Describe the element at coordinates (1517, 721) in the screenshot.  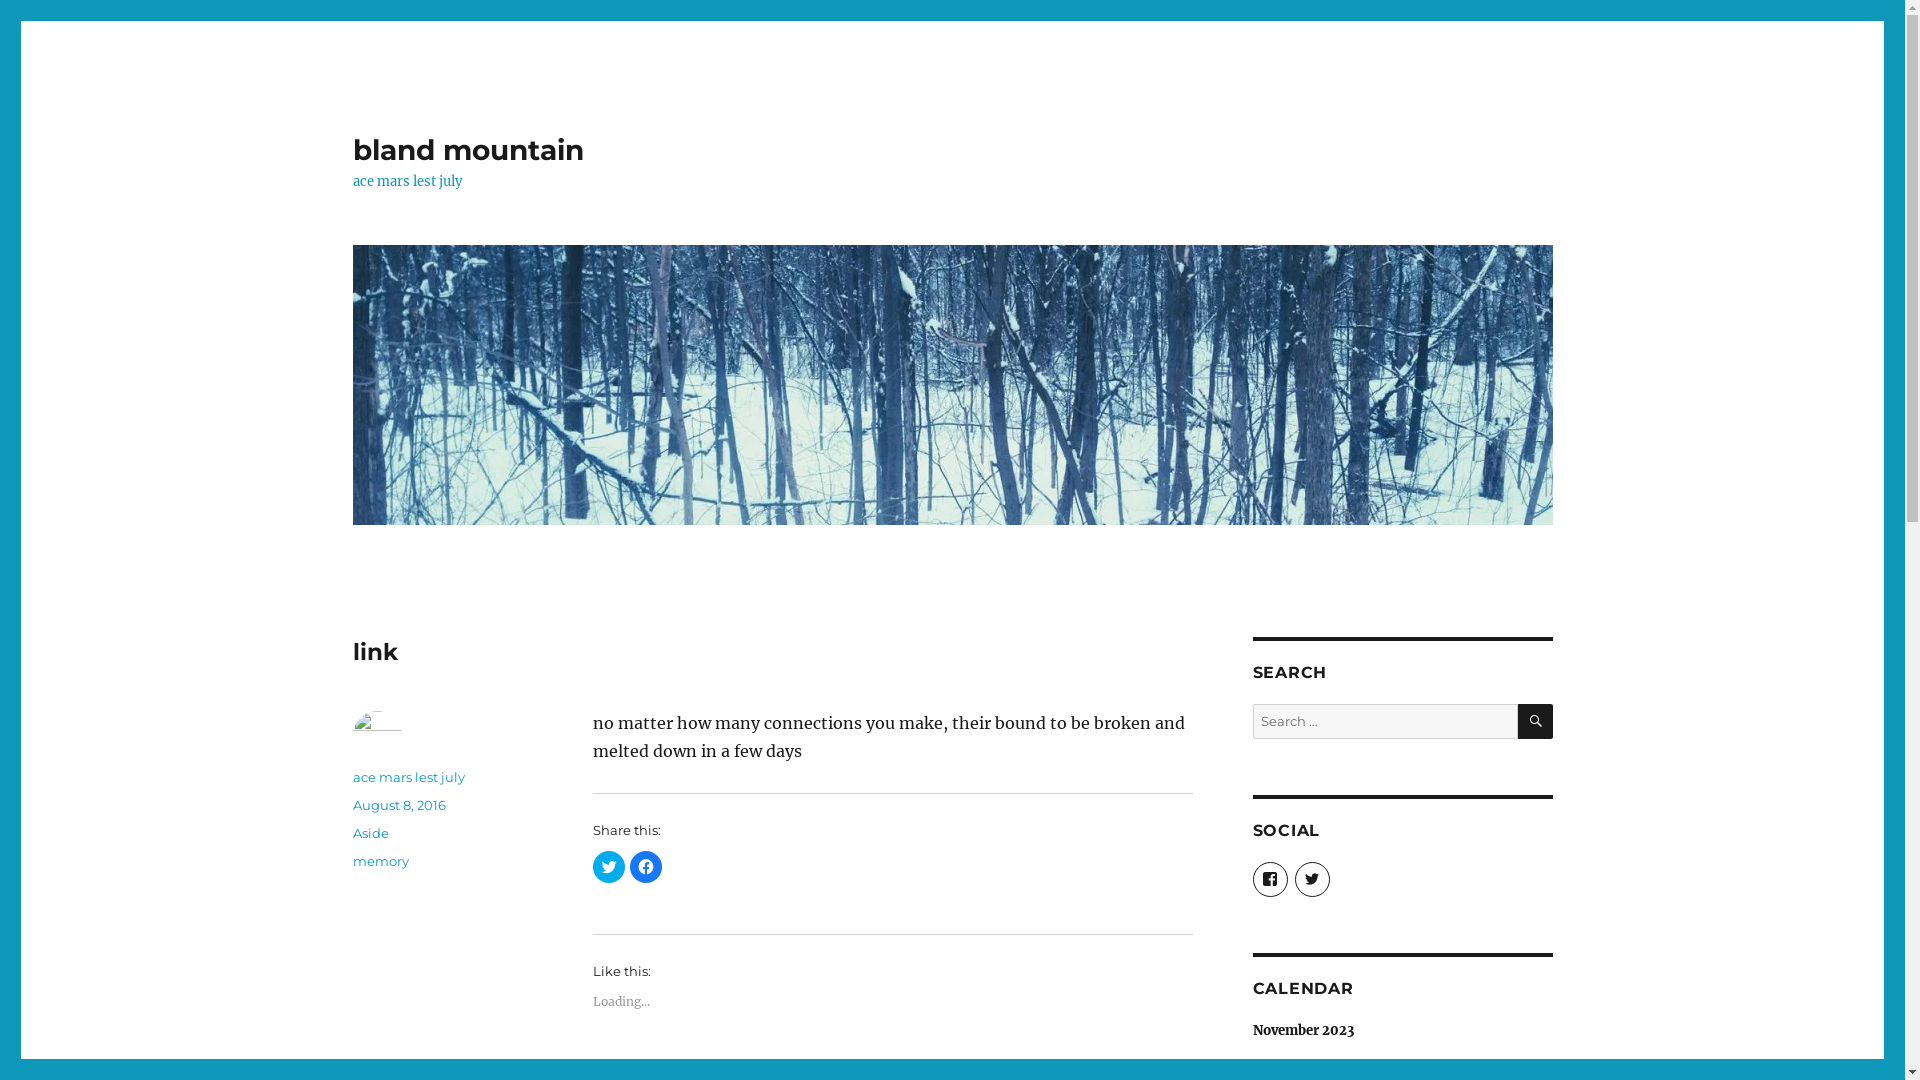
I see `'SEARCH'` at that location.